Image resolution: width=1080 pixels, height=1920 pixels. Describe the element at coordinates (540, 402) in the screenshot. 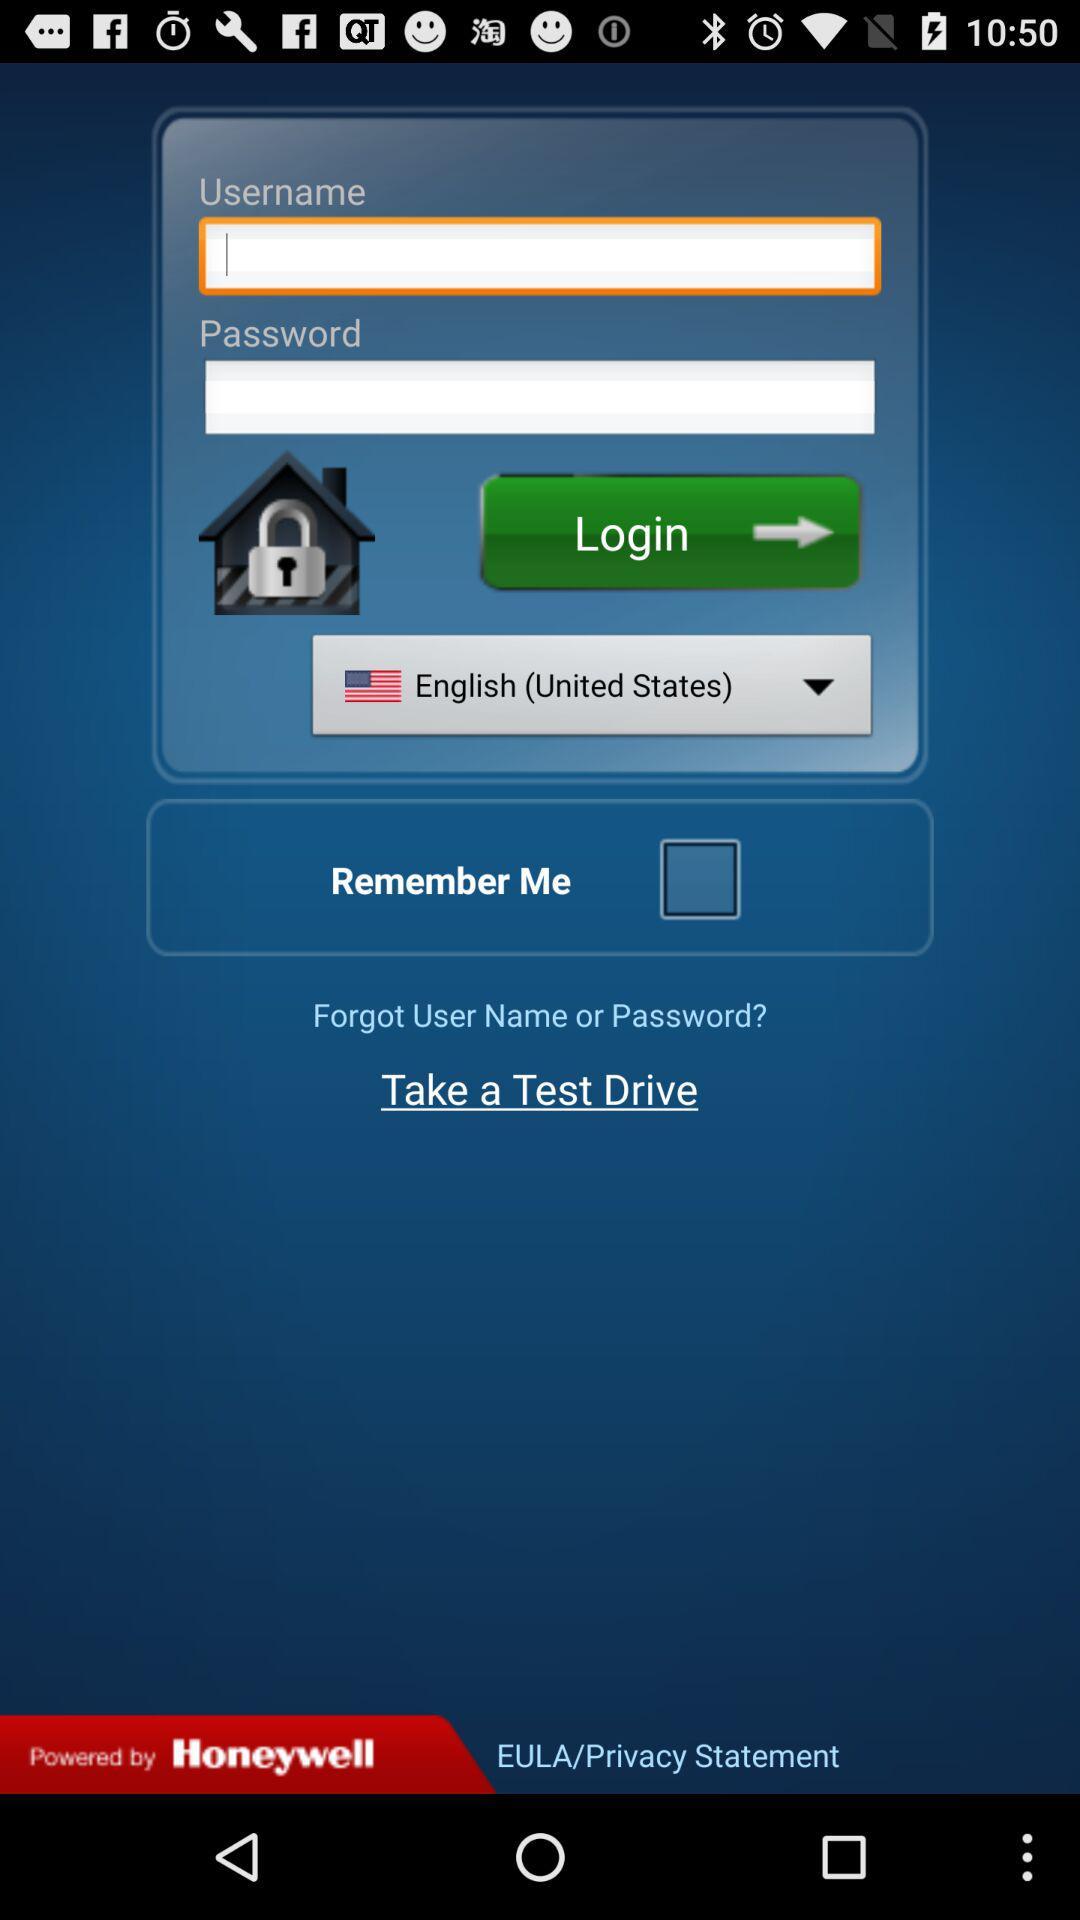

I see `password` at that location.